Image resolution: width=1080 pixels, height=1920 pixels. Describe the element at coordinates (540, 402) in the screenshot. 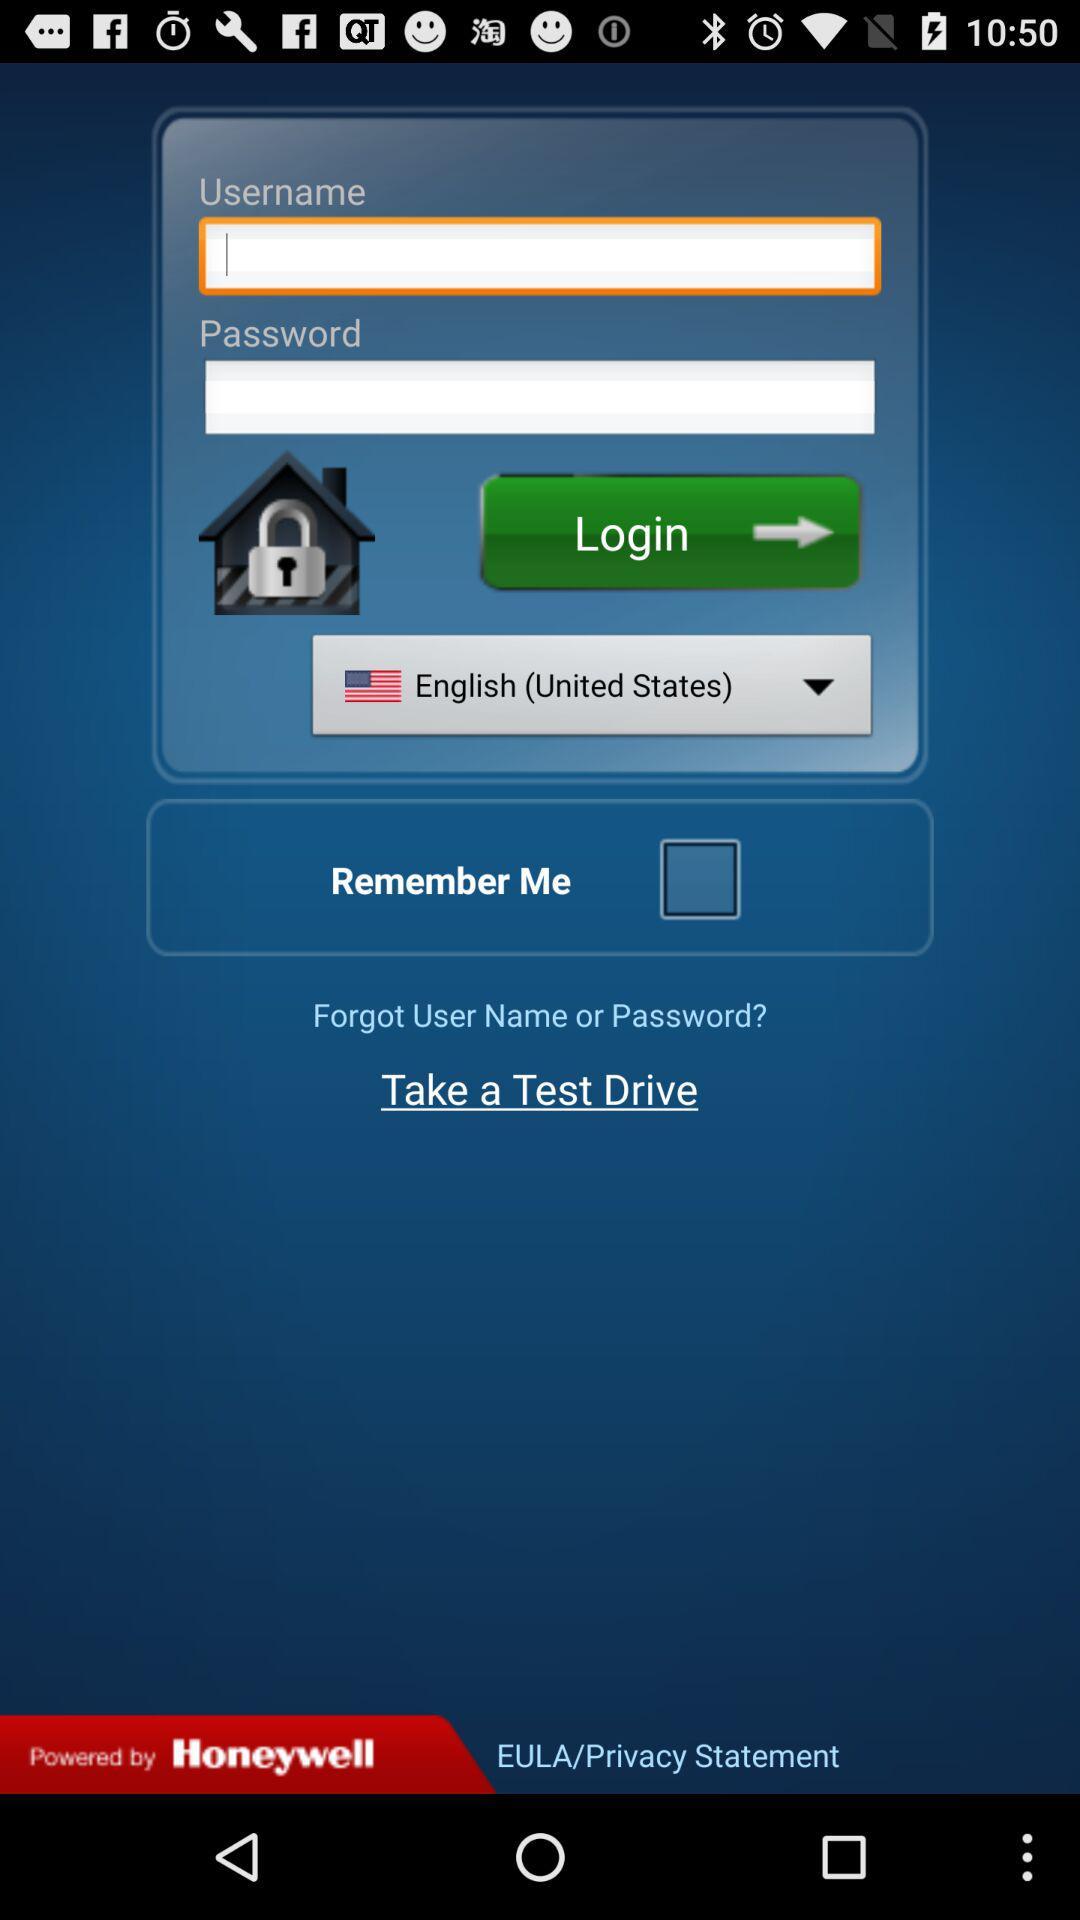

I see `password` at that location.